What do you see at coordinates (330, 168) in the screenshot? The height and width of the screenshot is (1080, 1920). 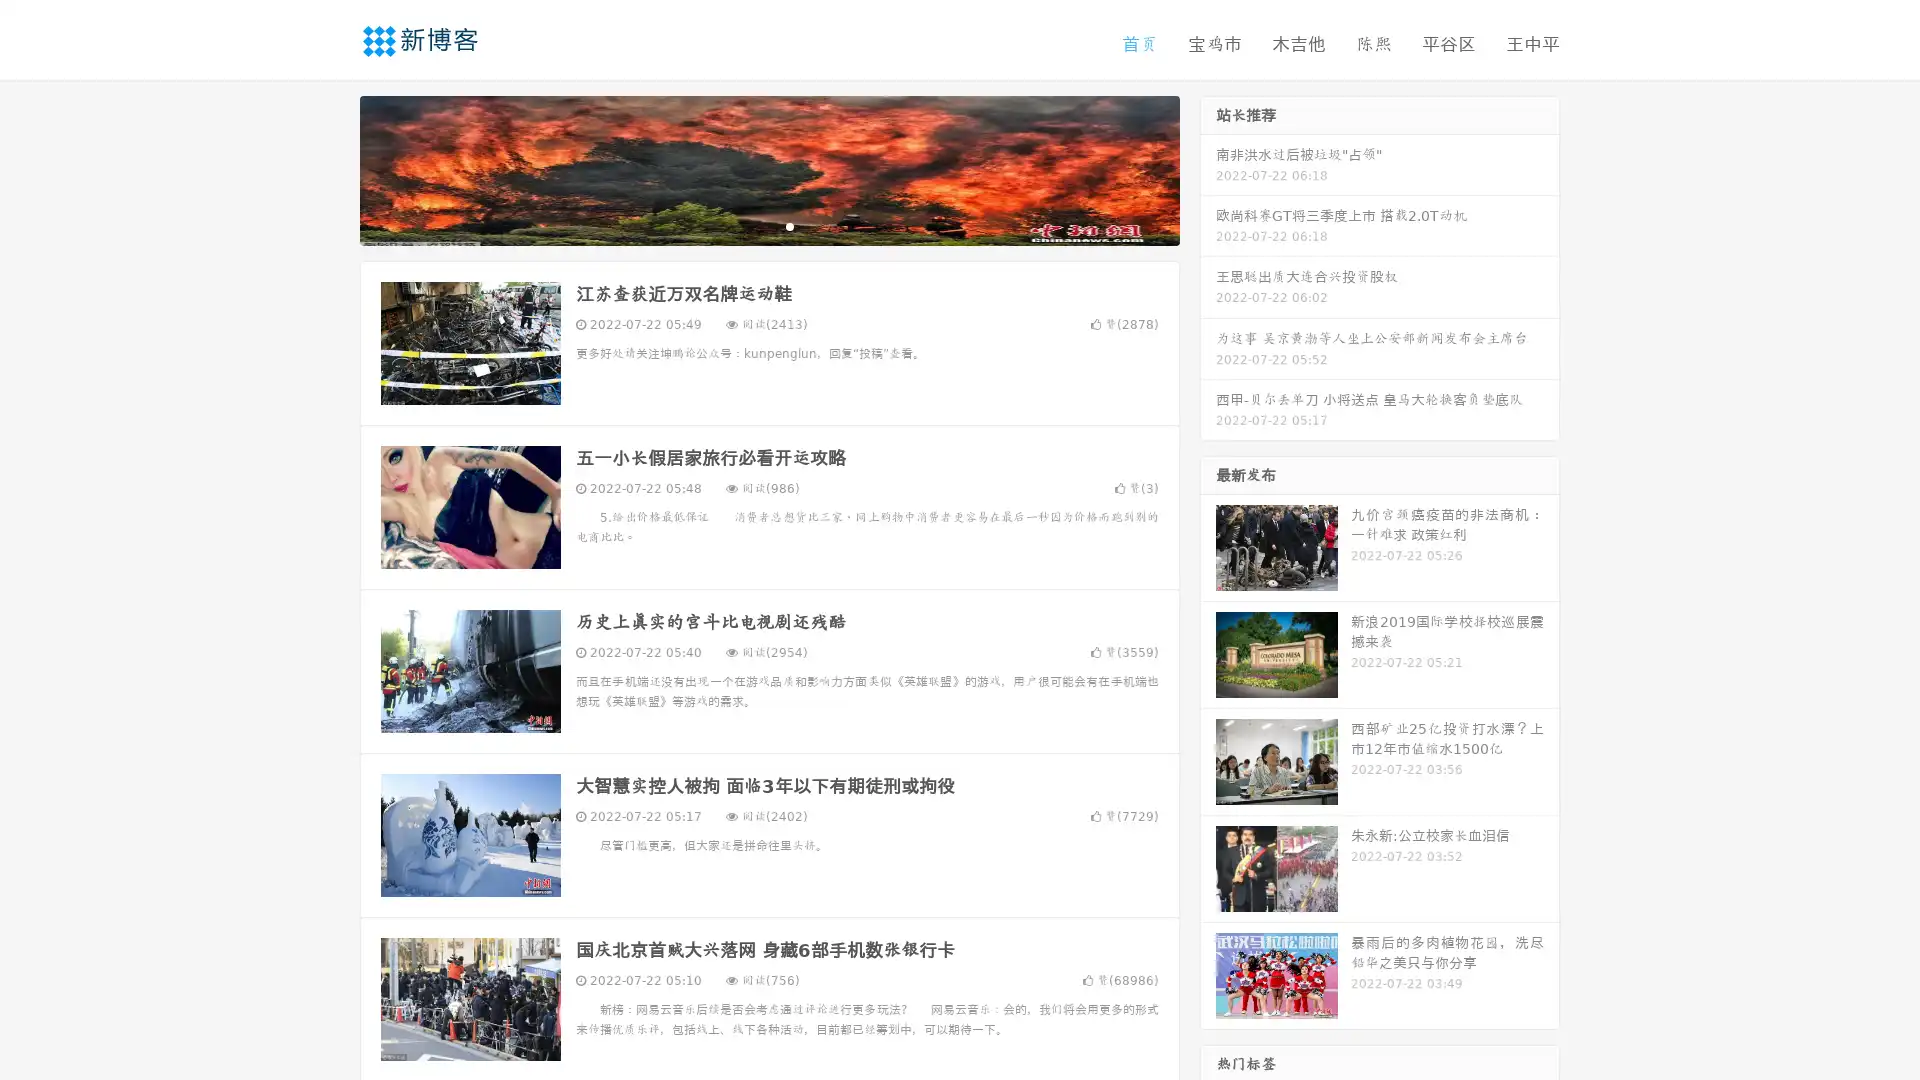 I see `Previous slide` at bounding box center [330, 168].